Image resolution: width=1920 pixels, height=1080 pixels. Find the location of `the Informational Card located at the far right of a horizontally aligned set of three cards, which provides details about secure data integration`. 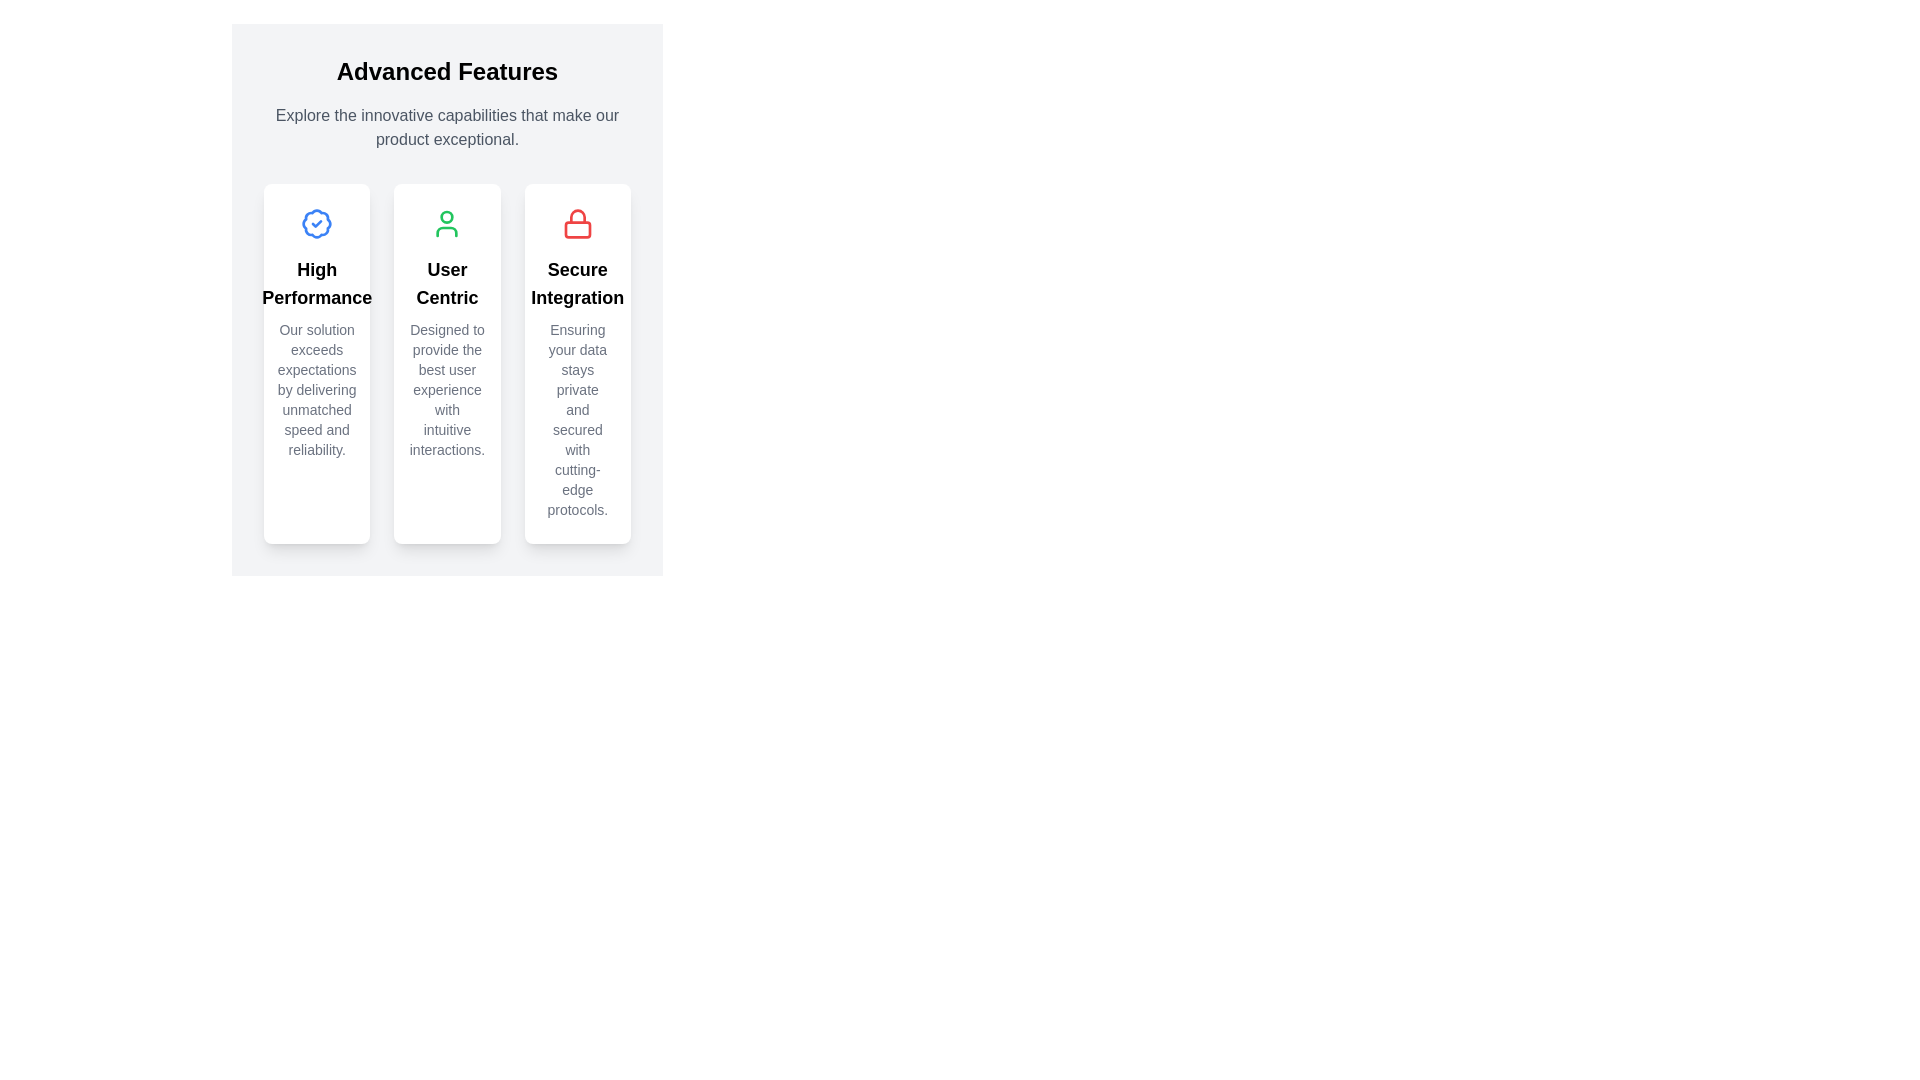

the Informational Card located at the far right of a horizontally aligned set of three cards, which provides details about secure data integration is located at coordinates (576, 363).